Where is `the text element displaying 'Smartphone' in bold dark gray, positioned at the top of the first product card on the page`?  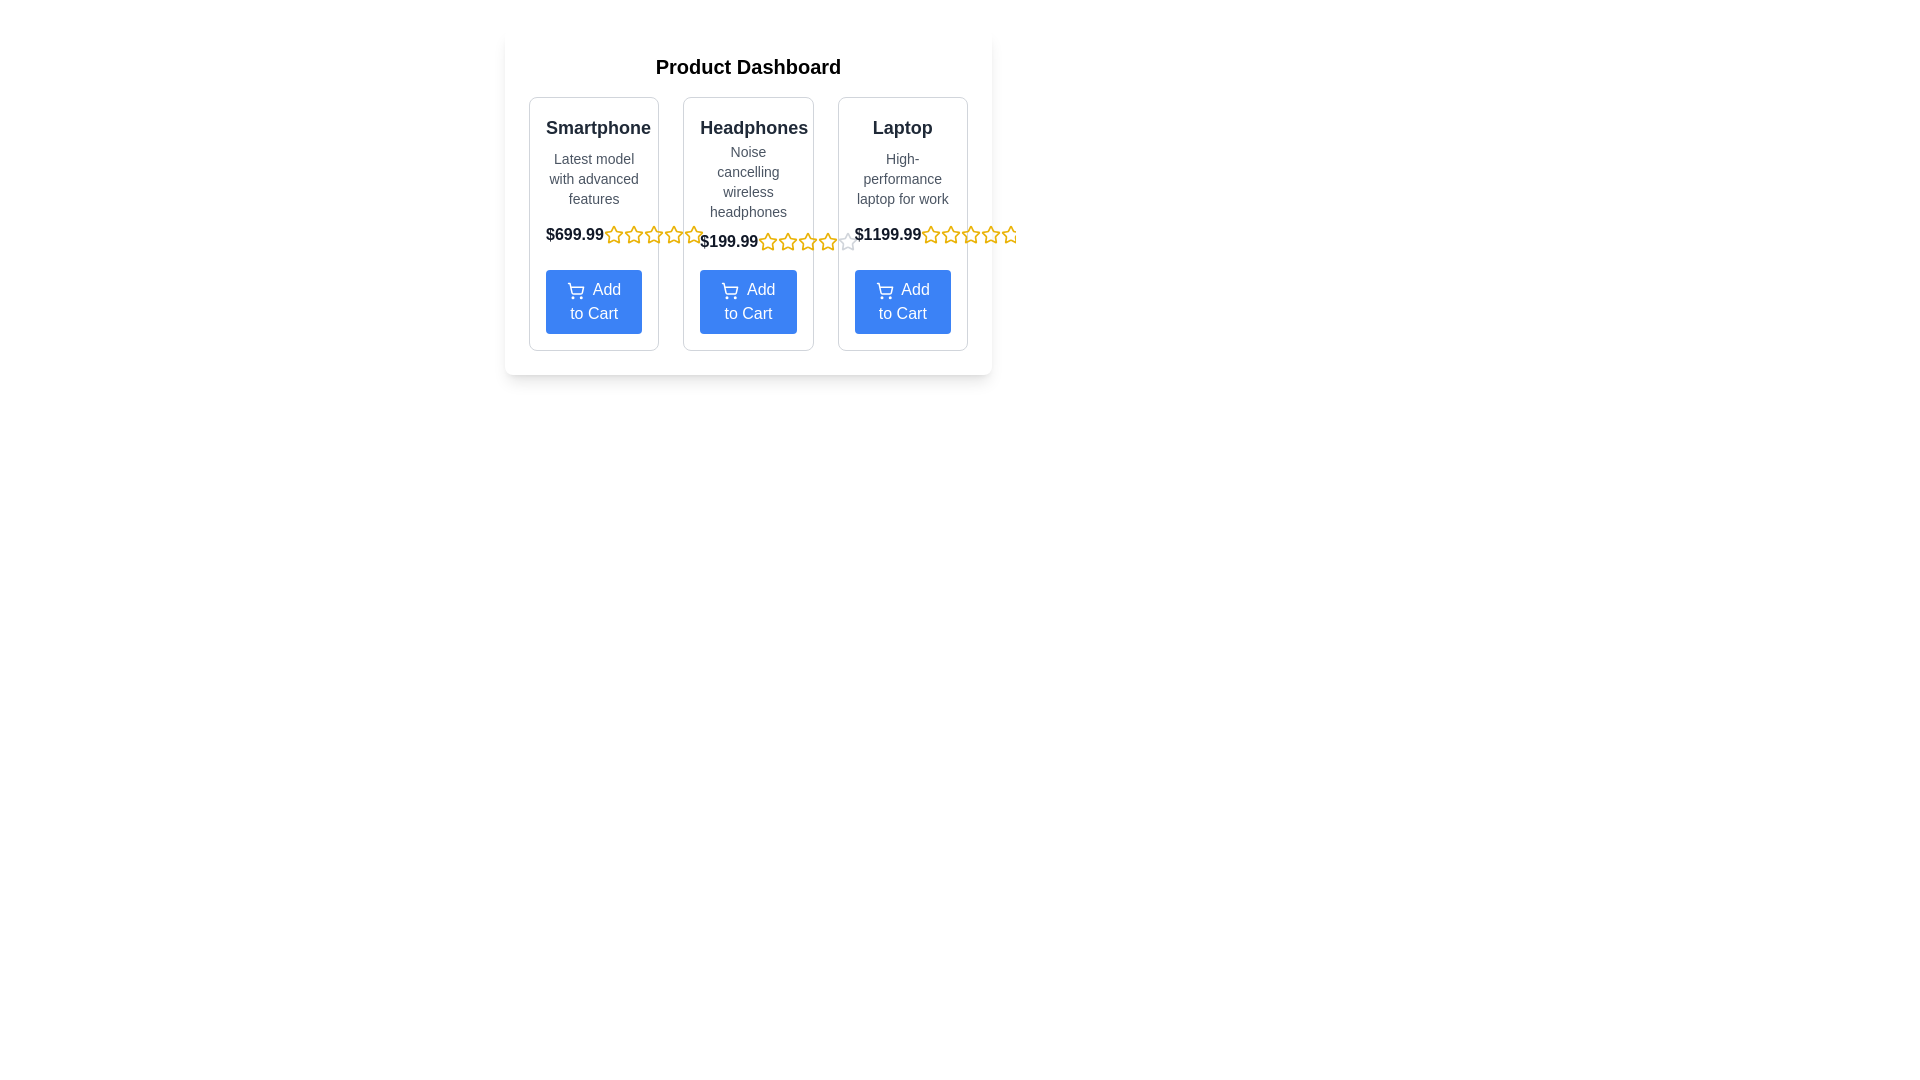 the text element displaying 'Smartphone' in bold dark gray, positioned at the top of the first product card on the page is located at coordinates (593, 127).